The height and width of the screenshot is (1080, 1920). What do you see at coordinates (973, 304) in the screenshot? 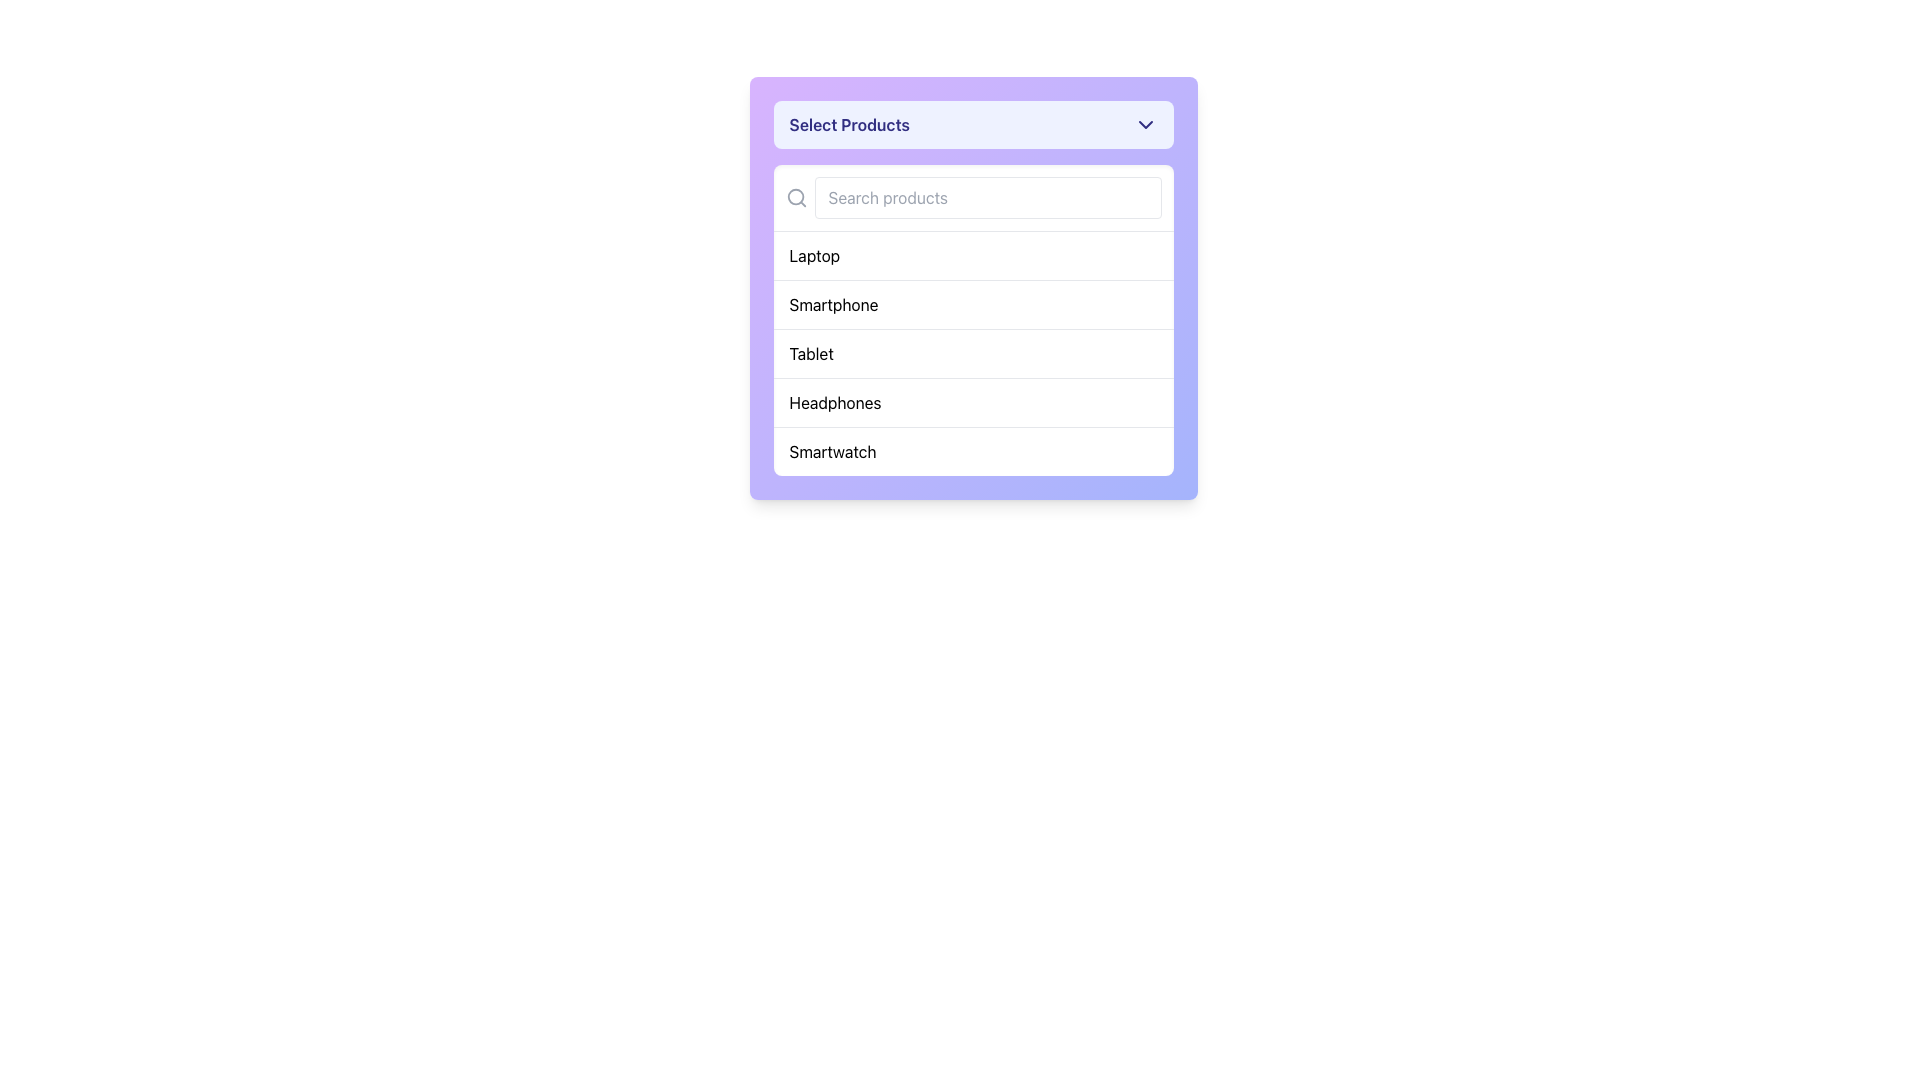
I see `the 'Smartphone' option in the dropdown list` at bounding box center [973, 304].